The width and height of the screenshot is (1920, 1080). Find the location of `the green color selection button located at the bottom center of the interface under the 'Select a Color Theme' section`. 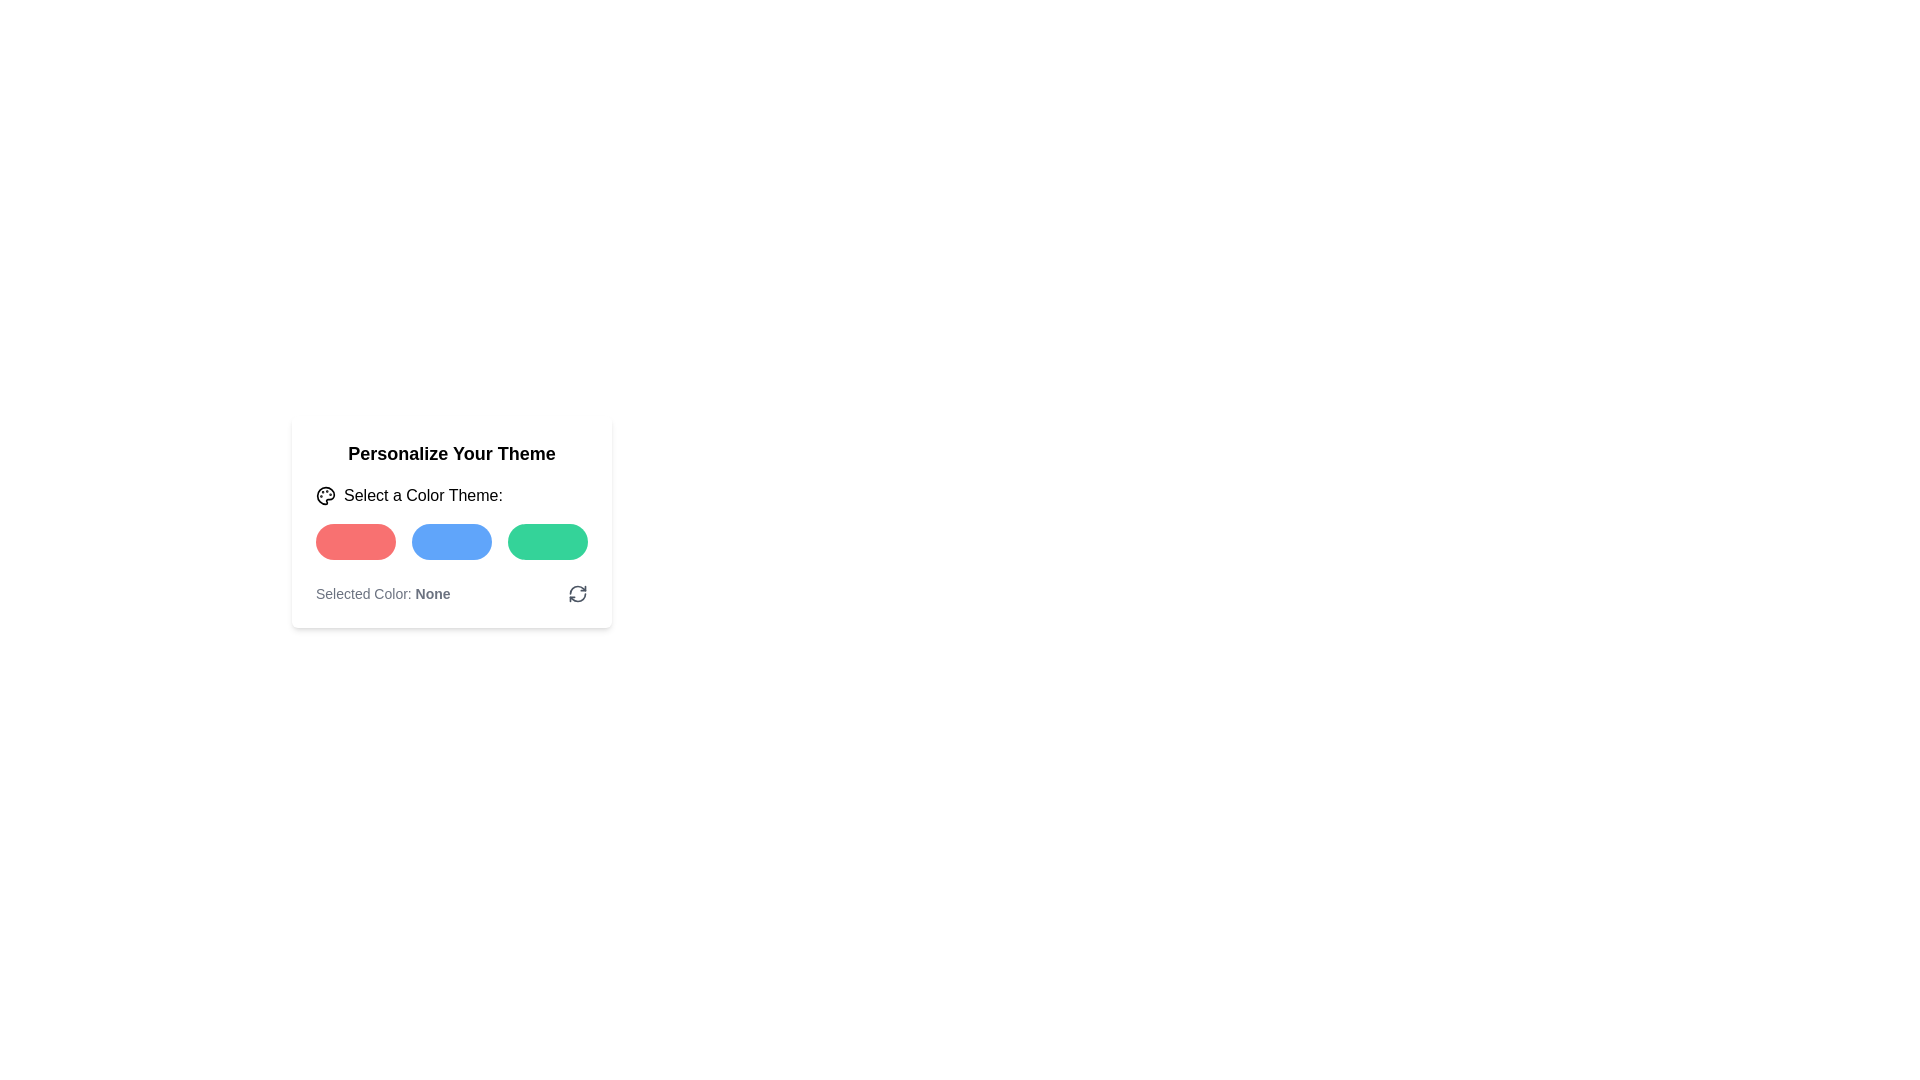

the green color selection button located at the bottom center of the interface under the 'Select a Color Theme' section is located at coordinates (547, 542).